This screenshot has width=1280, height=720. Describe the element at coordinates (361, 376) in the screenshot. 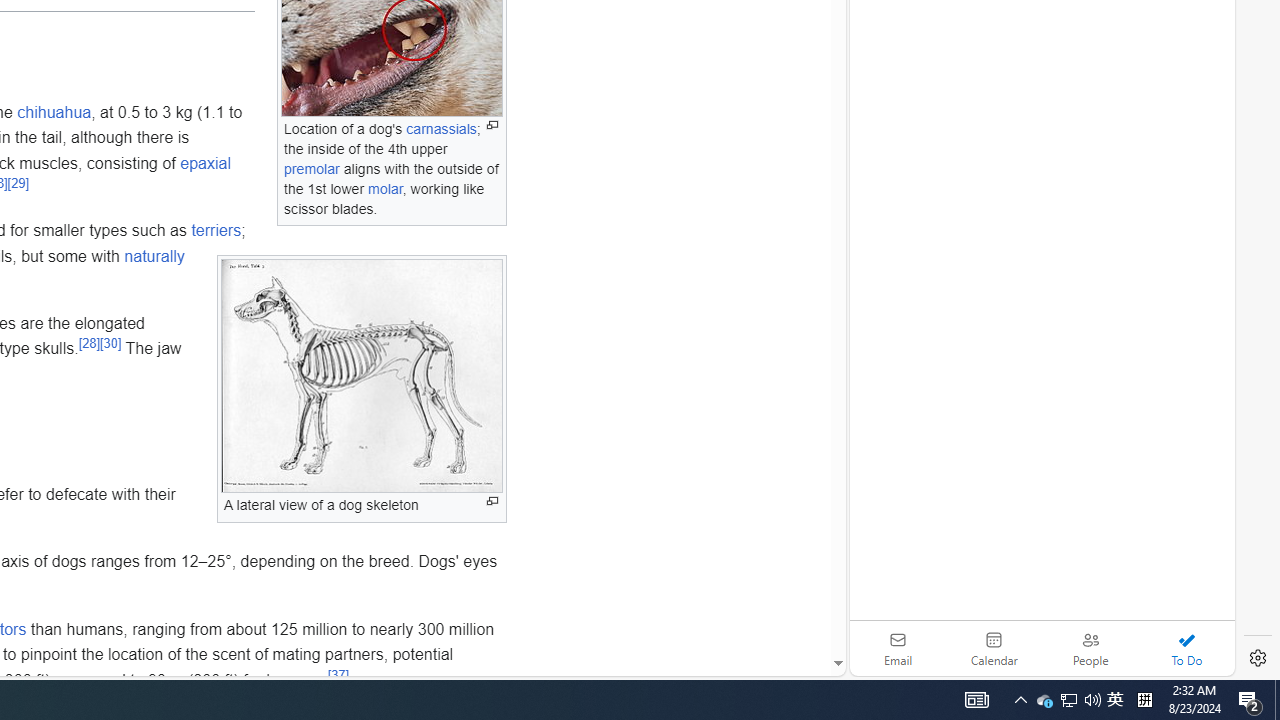

I see `'Class: mw-file-description'` at that location.